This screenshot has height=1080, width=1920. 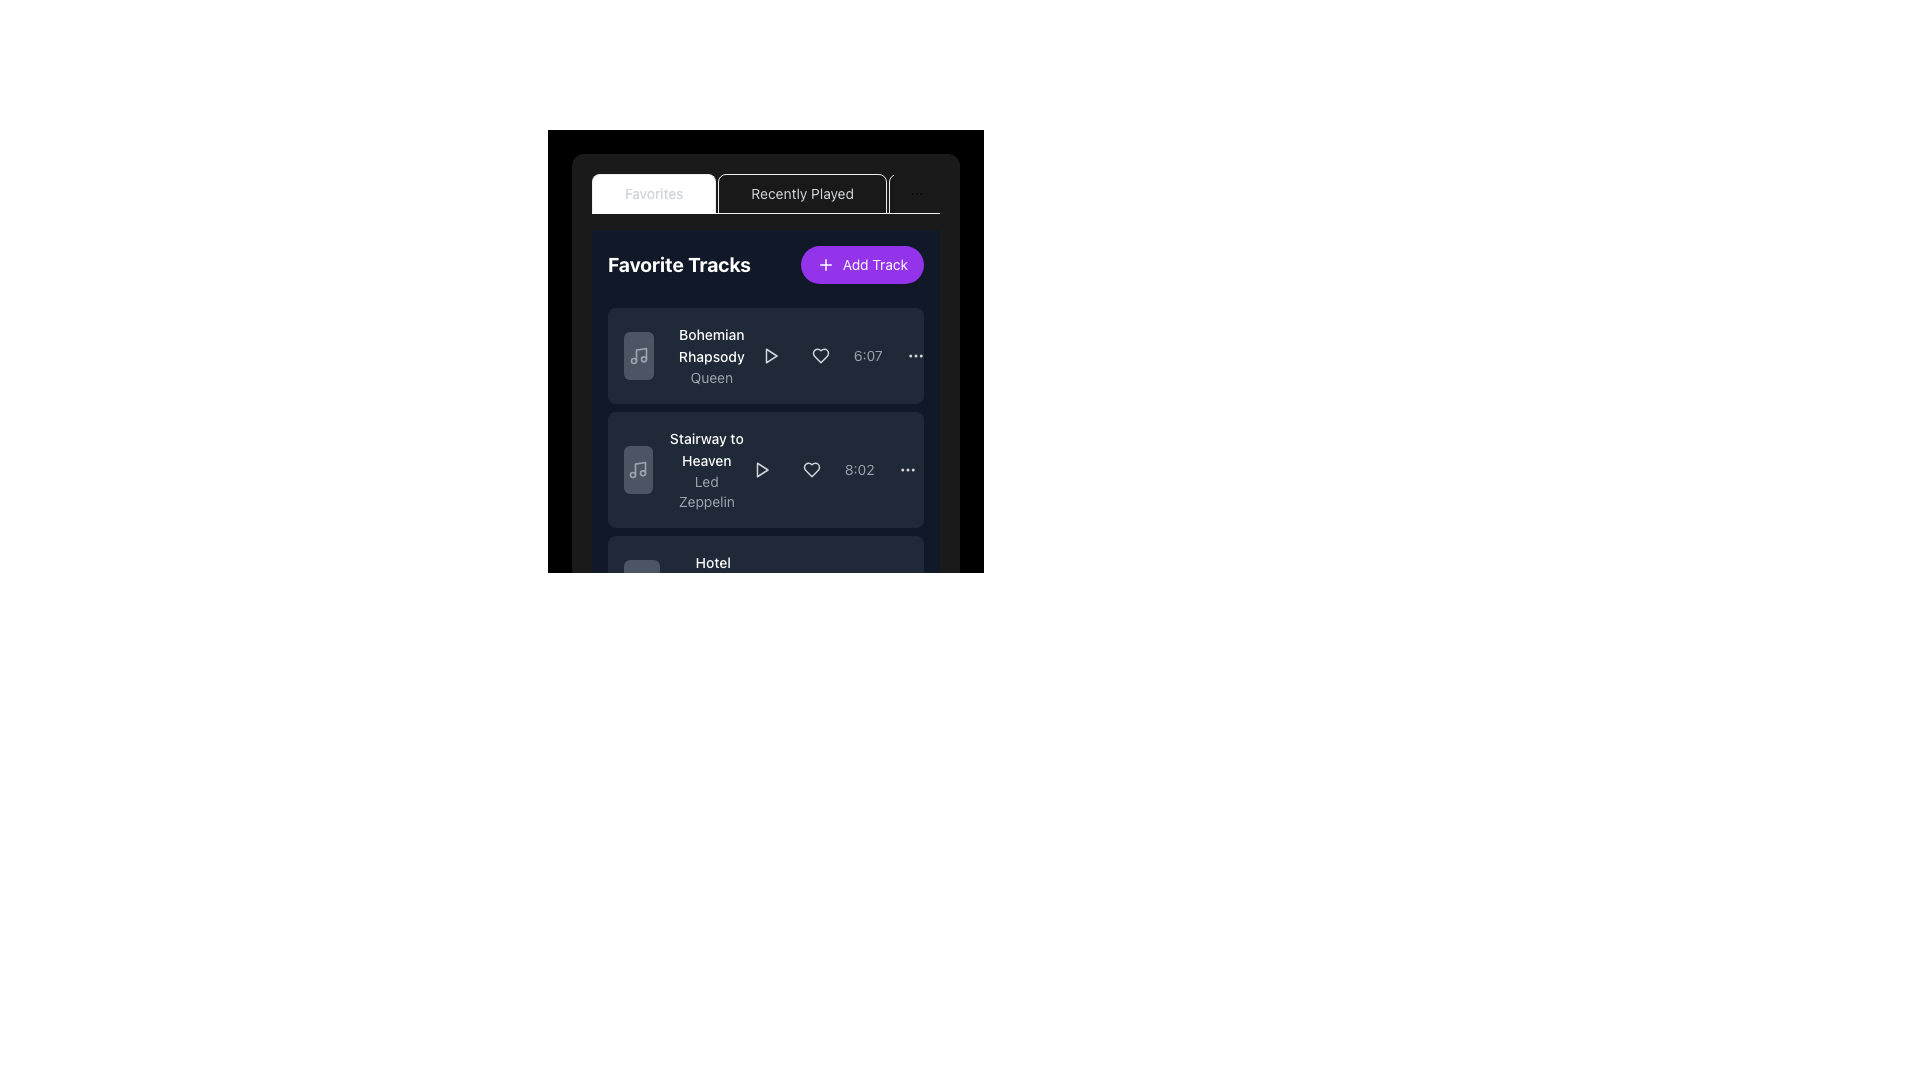 What do you see at coordinates (906, 470) in the screenshot?
I see `the circular button with three vertically aligned dots, located at the far right of the row for 'Stairway to Heaven' by Led Zeppelin` at bounding box center [906, 470].